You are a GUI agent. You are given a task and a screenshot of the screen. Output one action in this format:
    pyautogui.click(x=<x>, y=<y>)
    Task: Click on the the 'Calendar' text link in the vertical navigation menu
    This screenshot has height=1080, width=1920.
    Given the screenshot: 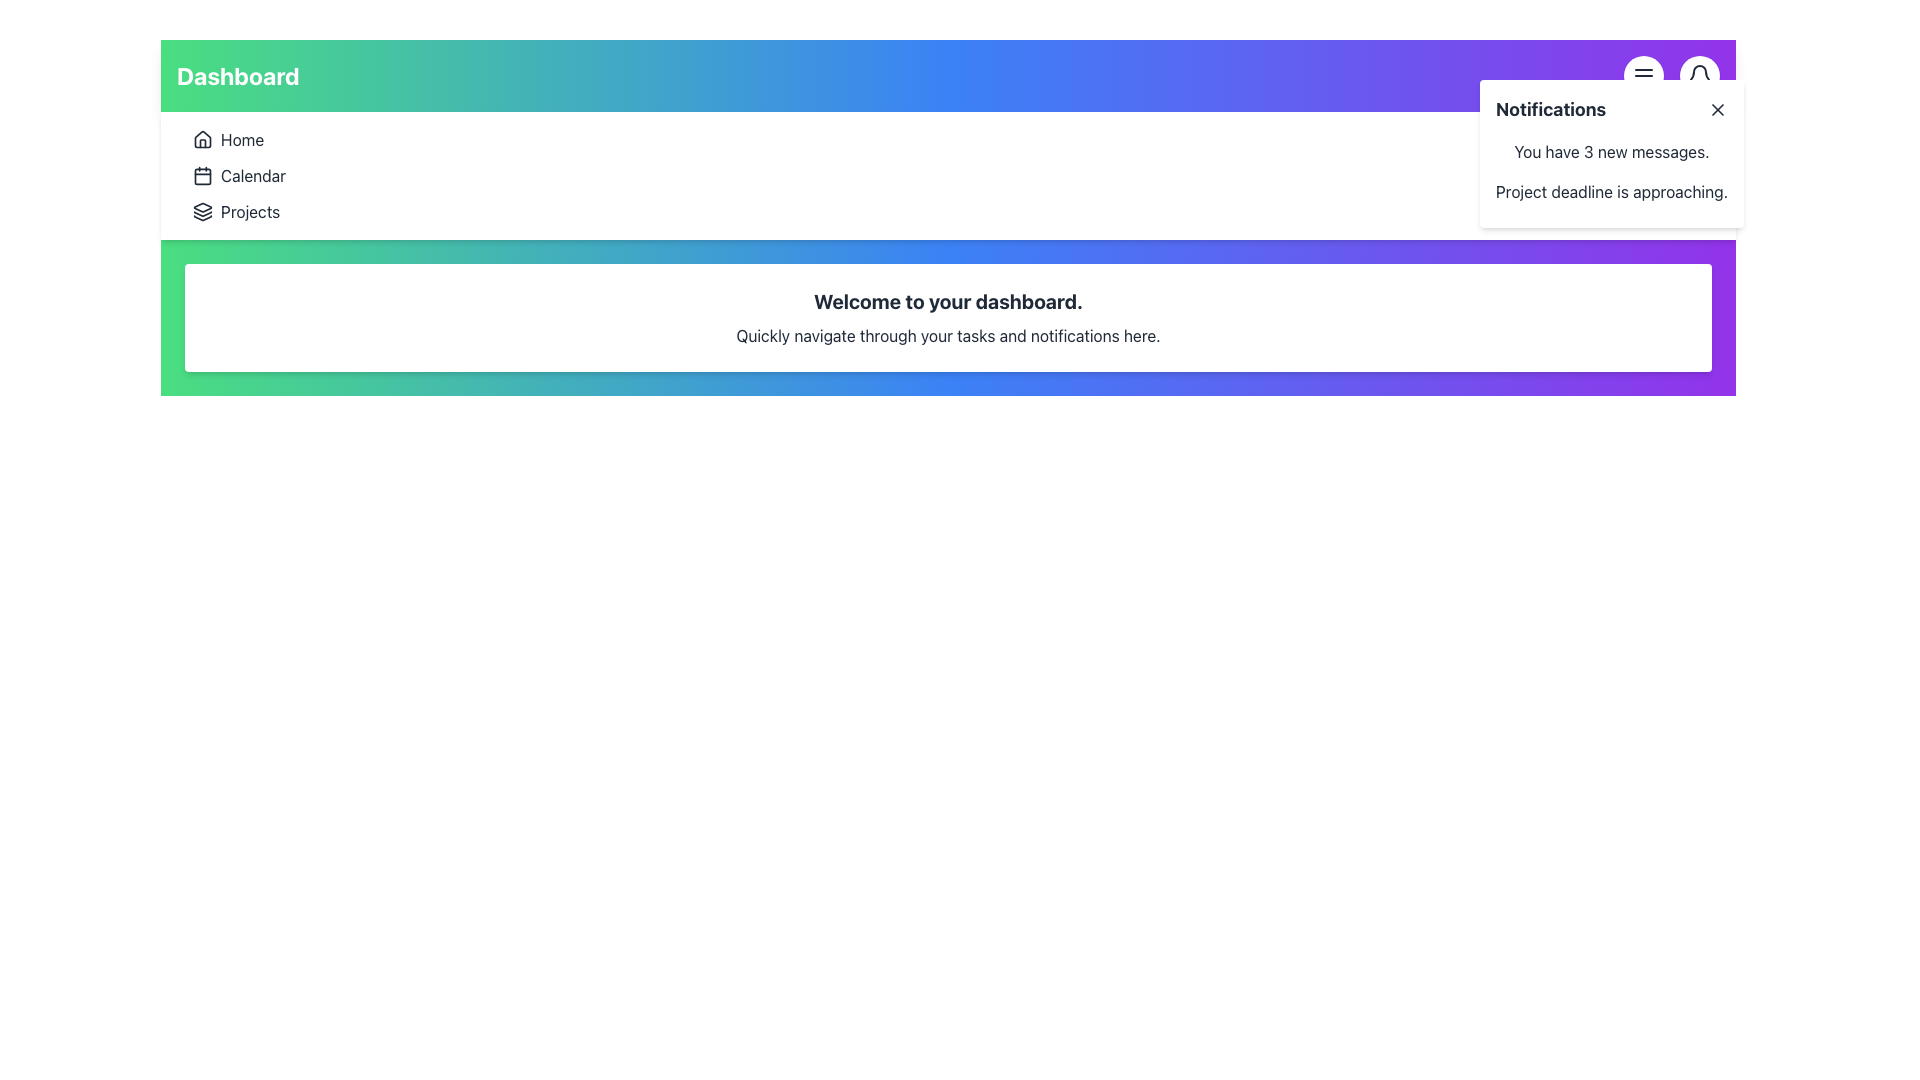 What is the action you would take?
    pyautogui.click(x=252, y=175)
    